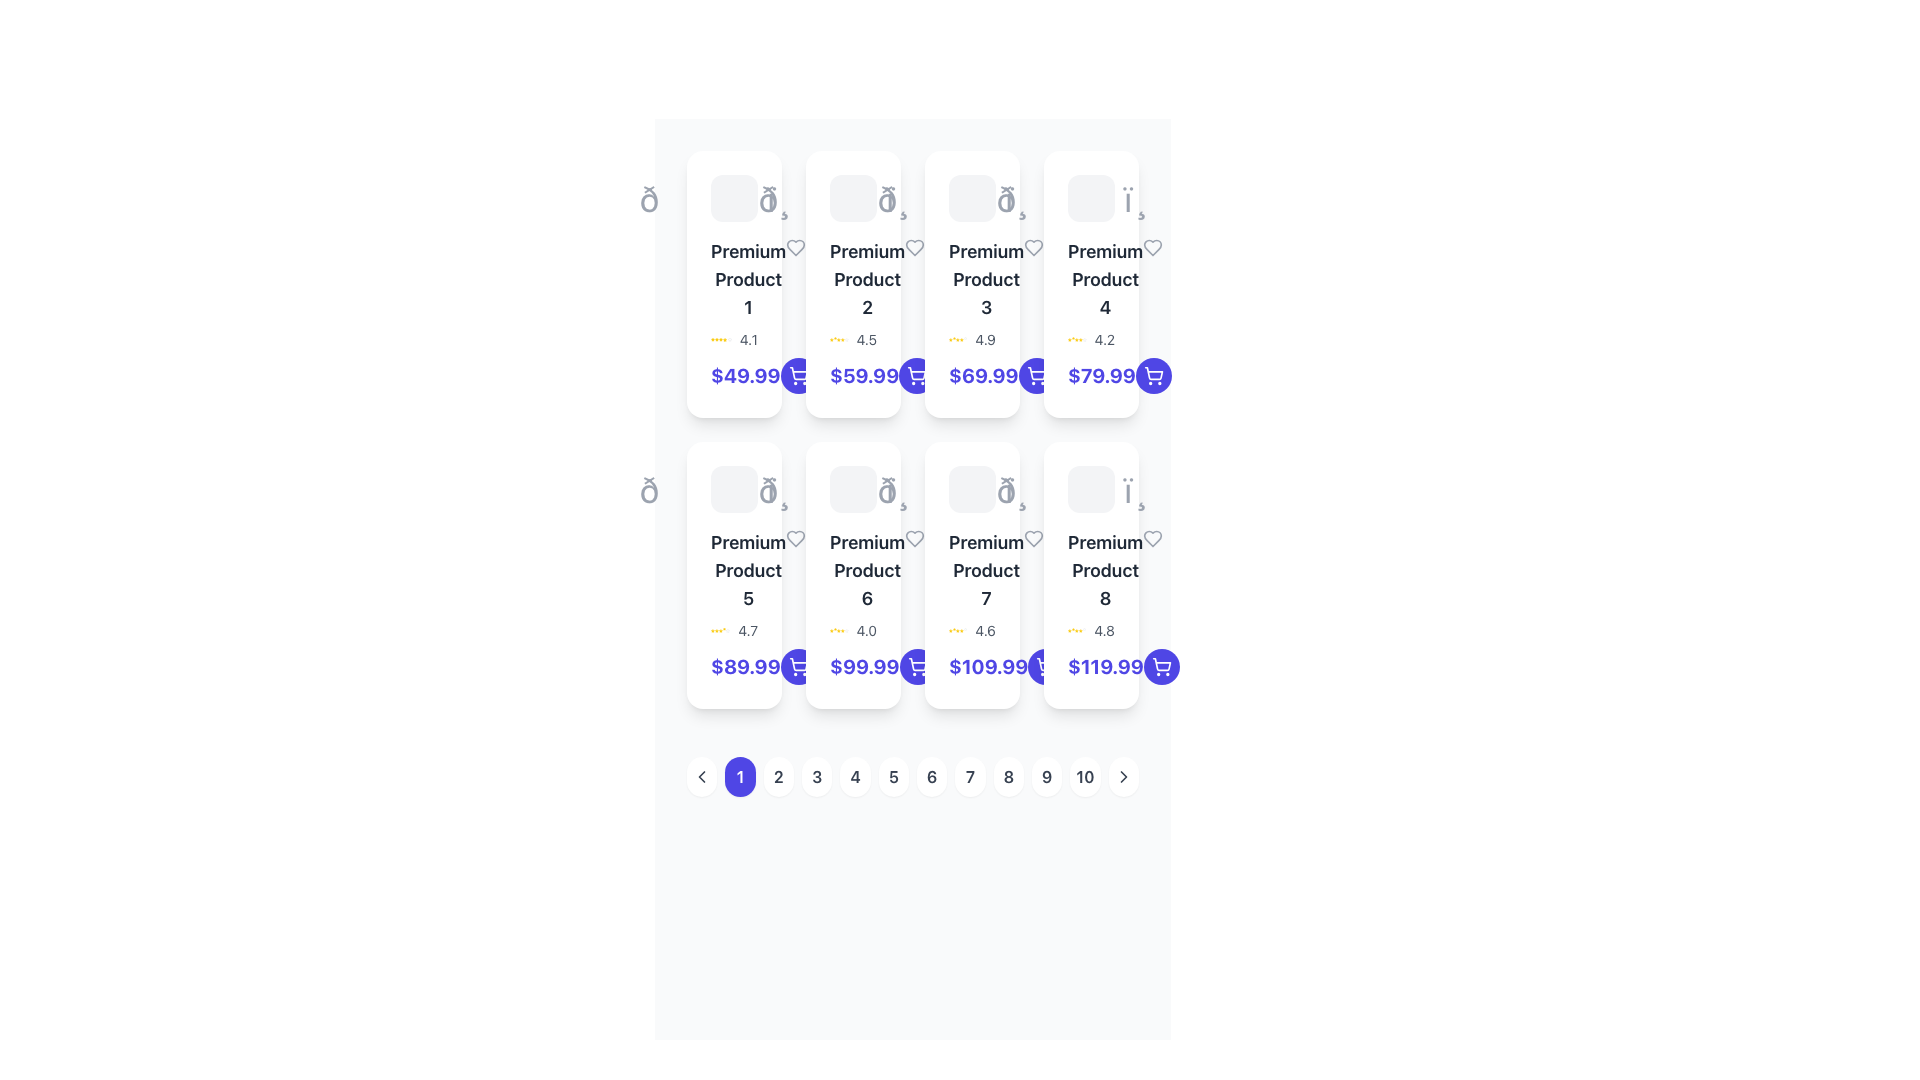 This screenshot has height=1080, width=1920. Describe the element at coordinates (1123, 775) in the screenshot. I see `the right-facing chevron icon button used for navigating to the next page in the pagination controls section at the bottom of the products grid interface via keyboard navigation` at that location.